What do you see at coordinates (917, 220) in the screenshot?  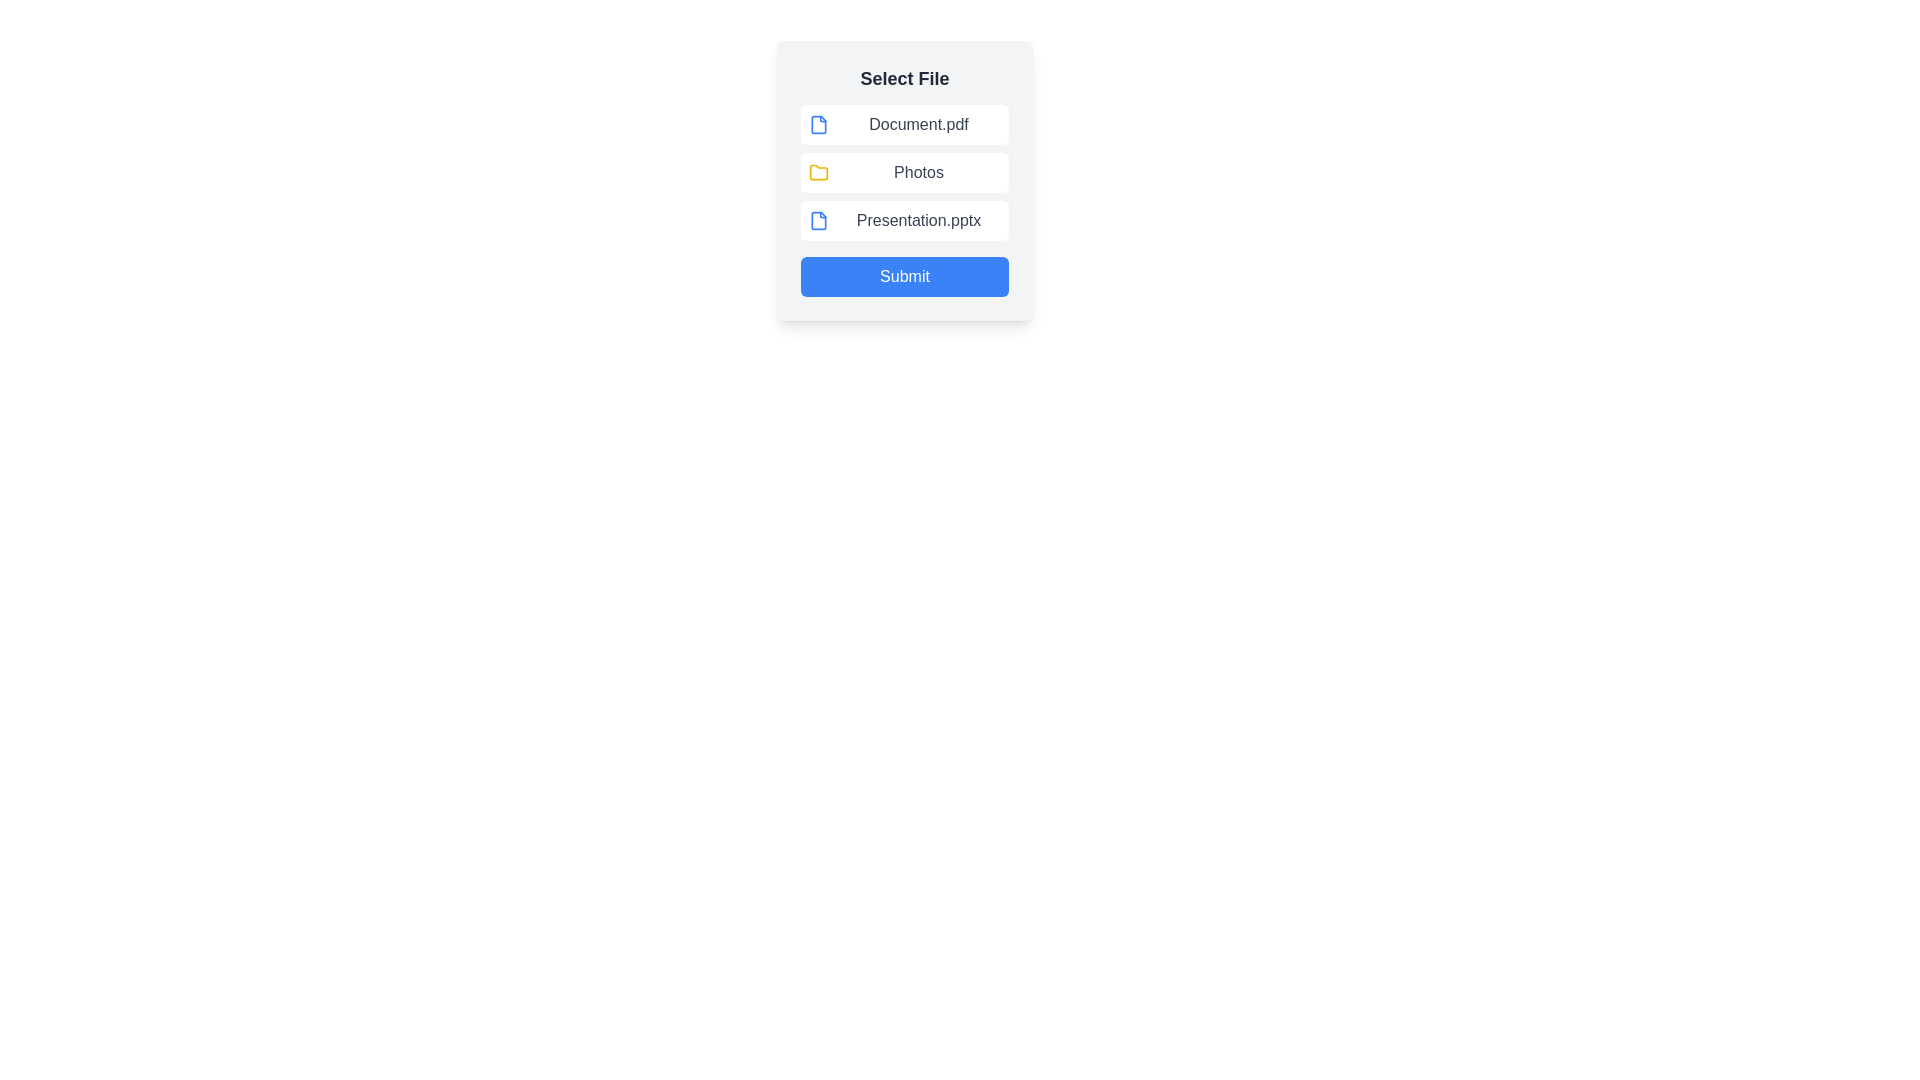 I see `the text label displaying 'Presentation.pptx', which is the third item in a vertically arranged list of files in the file selection interface, located under the heading 'Select File'` at bounding box center [917, 220].